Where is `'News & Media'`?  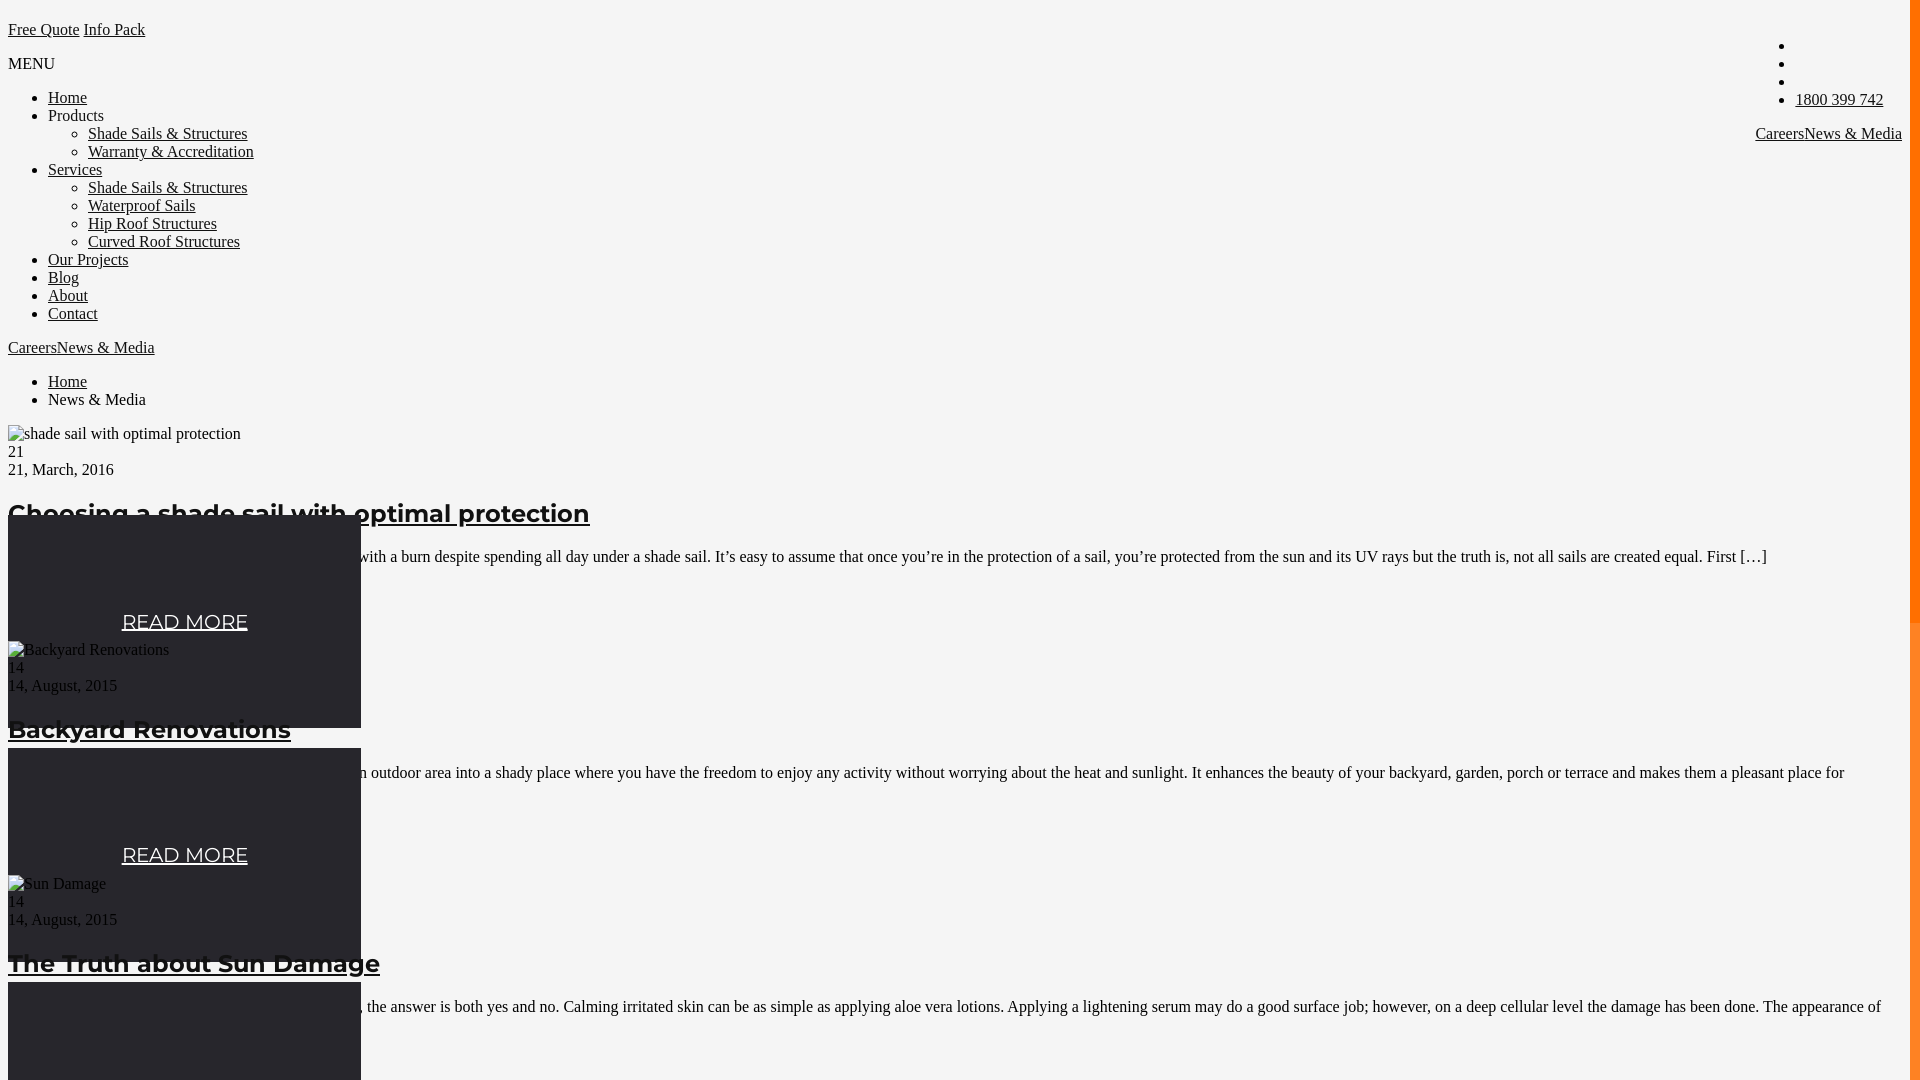
'News & Media' is located at coordinates (1851, 133).